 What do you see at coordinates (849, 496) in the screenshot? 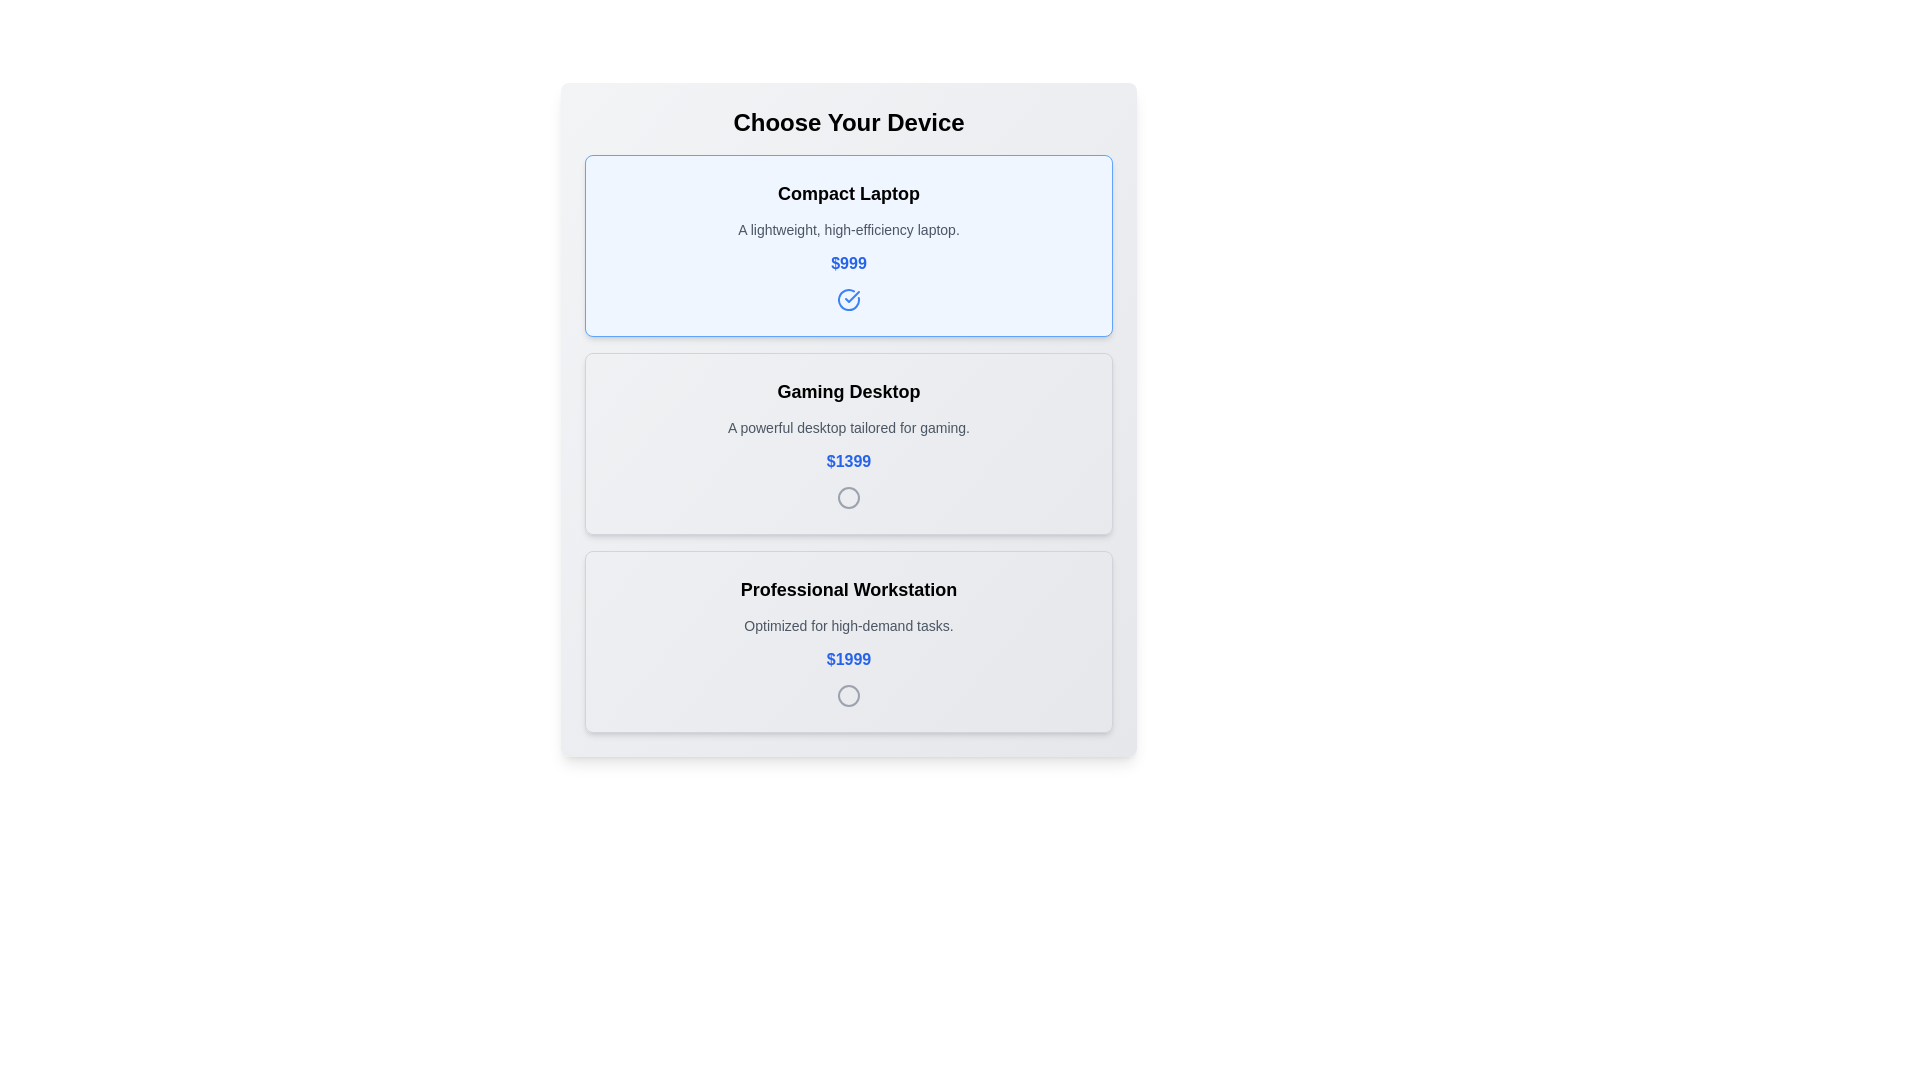
I see `the hollow circular radio button for 'Gaming Desktop' priced at '$1399', located centrally in the card beneath the text` at bounding box center [849, 496].